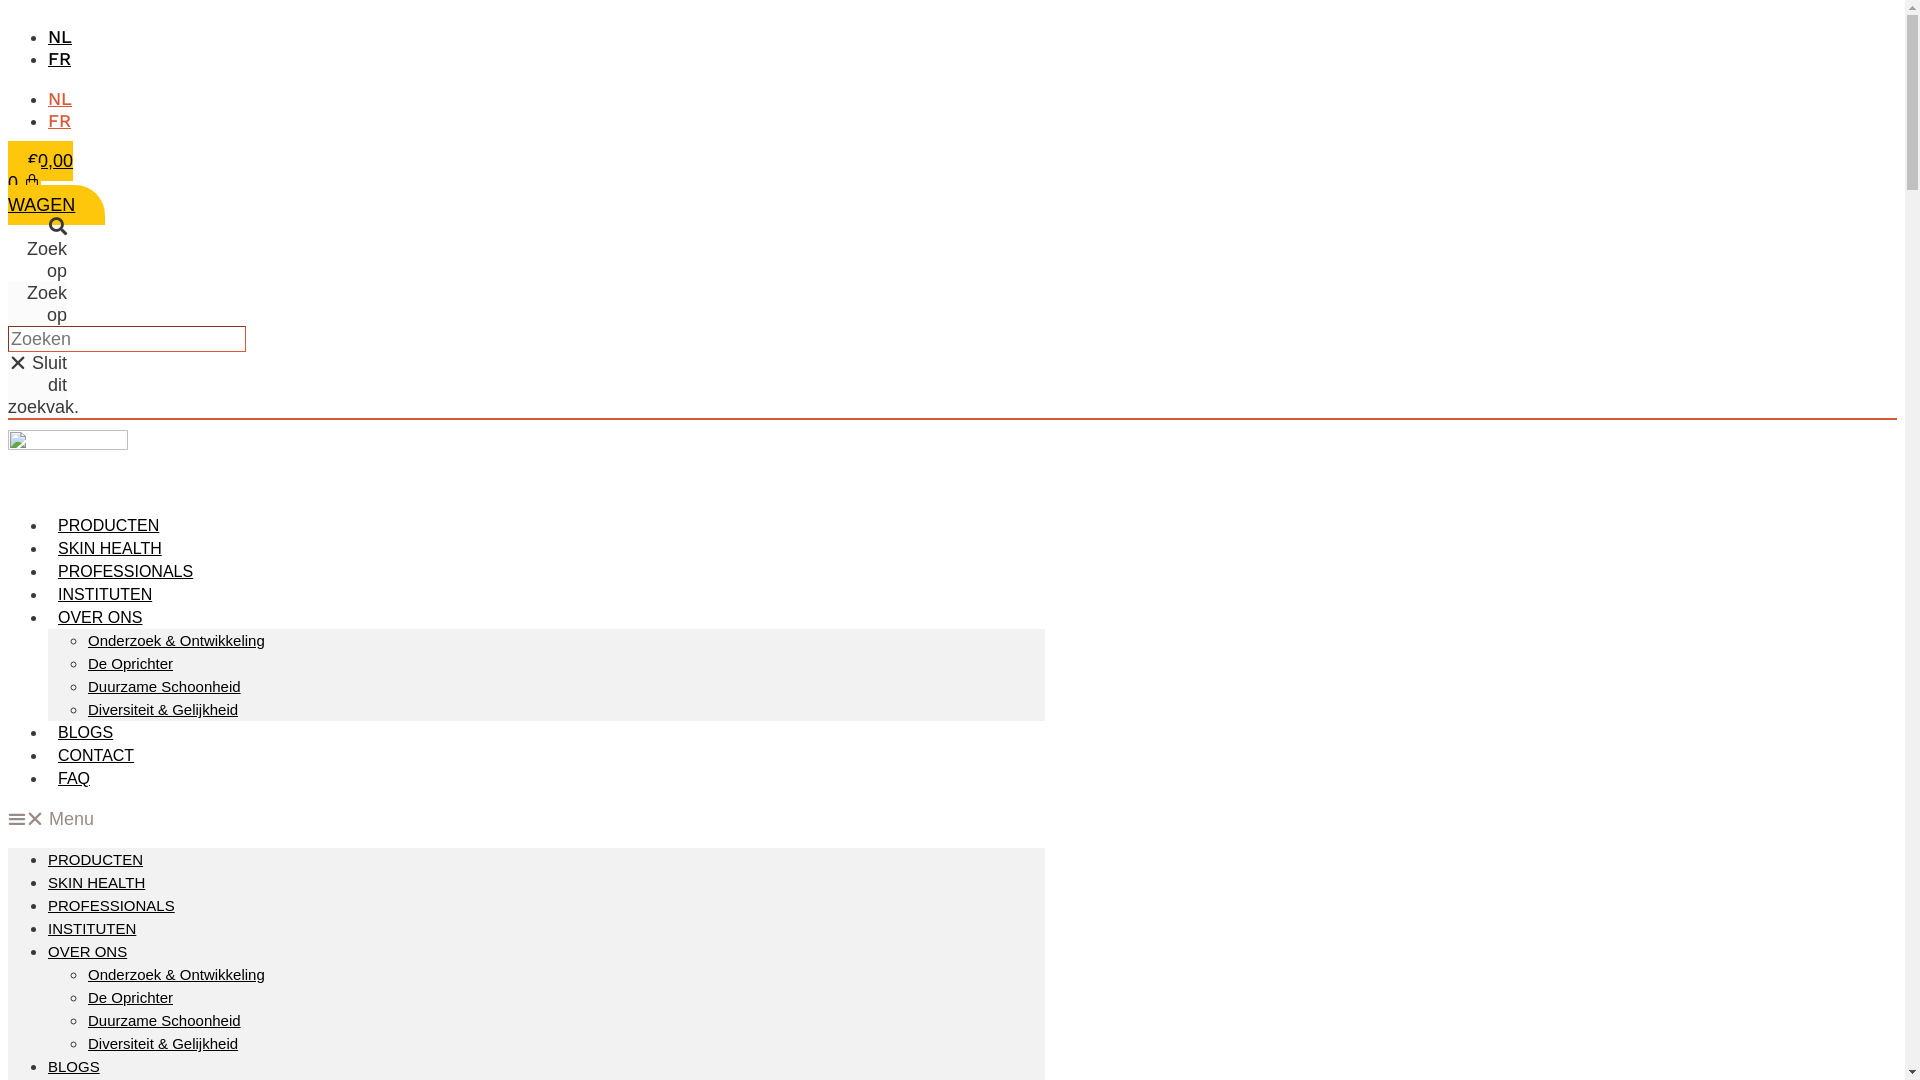  Describe the element at coordinates (59, 36) in the screenshot. I see `'NL'` at that location.